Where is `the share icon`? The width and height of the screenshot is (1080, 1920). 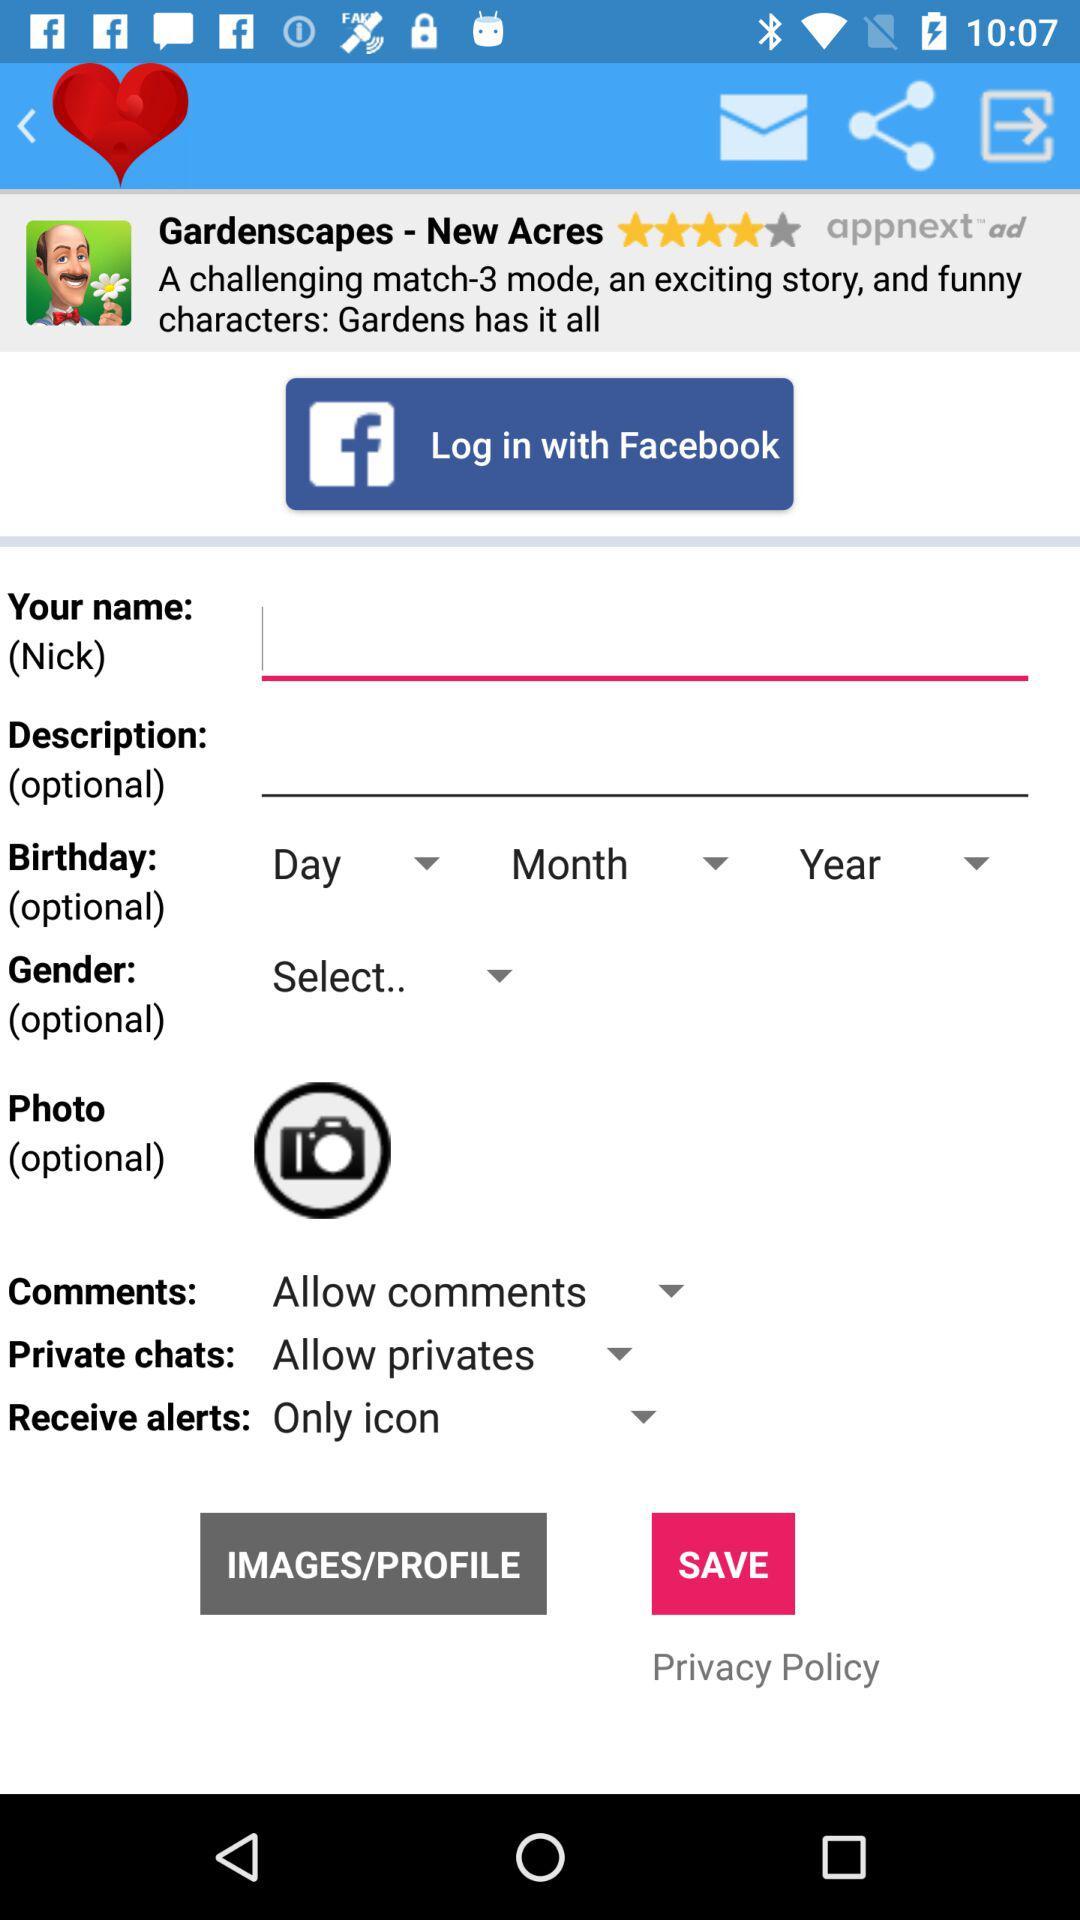 the share icon is located at coordinates (890, 124).